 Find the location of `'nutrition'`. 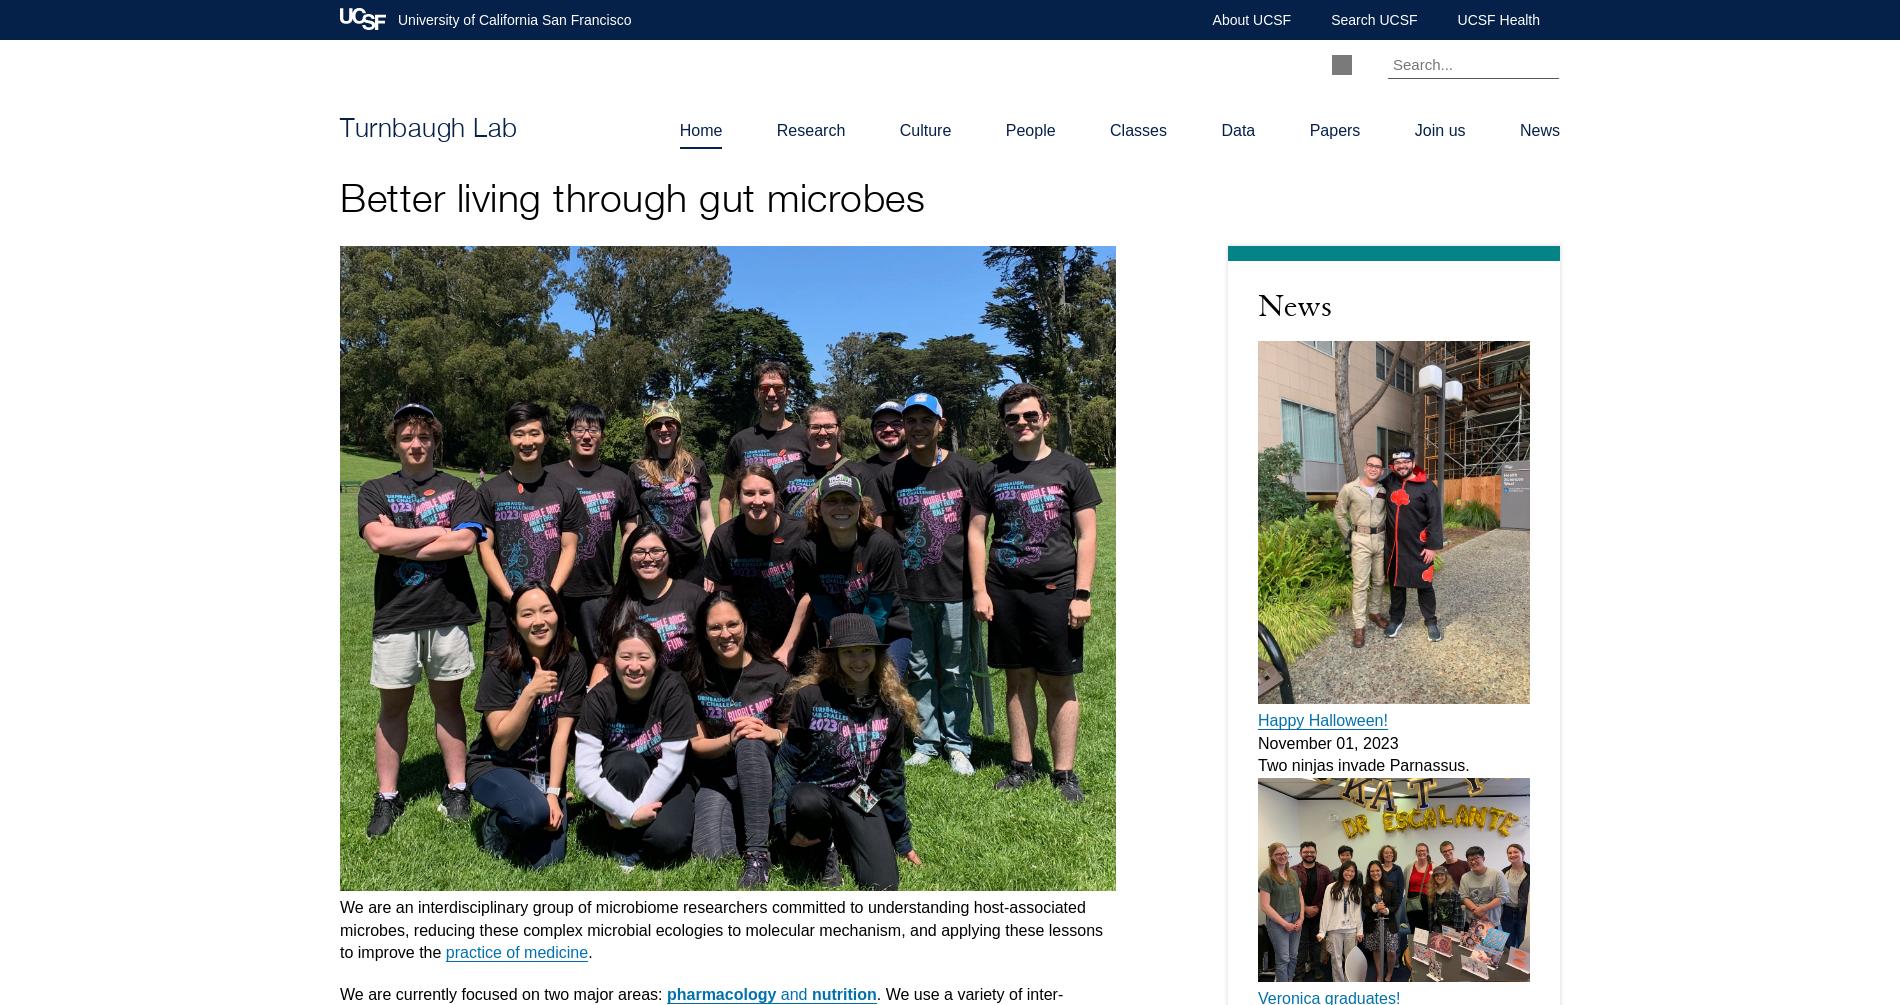

'nutrition' is located at coordinates (842, 993).